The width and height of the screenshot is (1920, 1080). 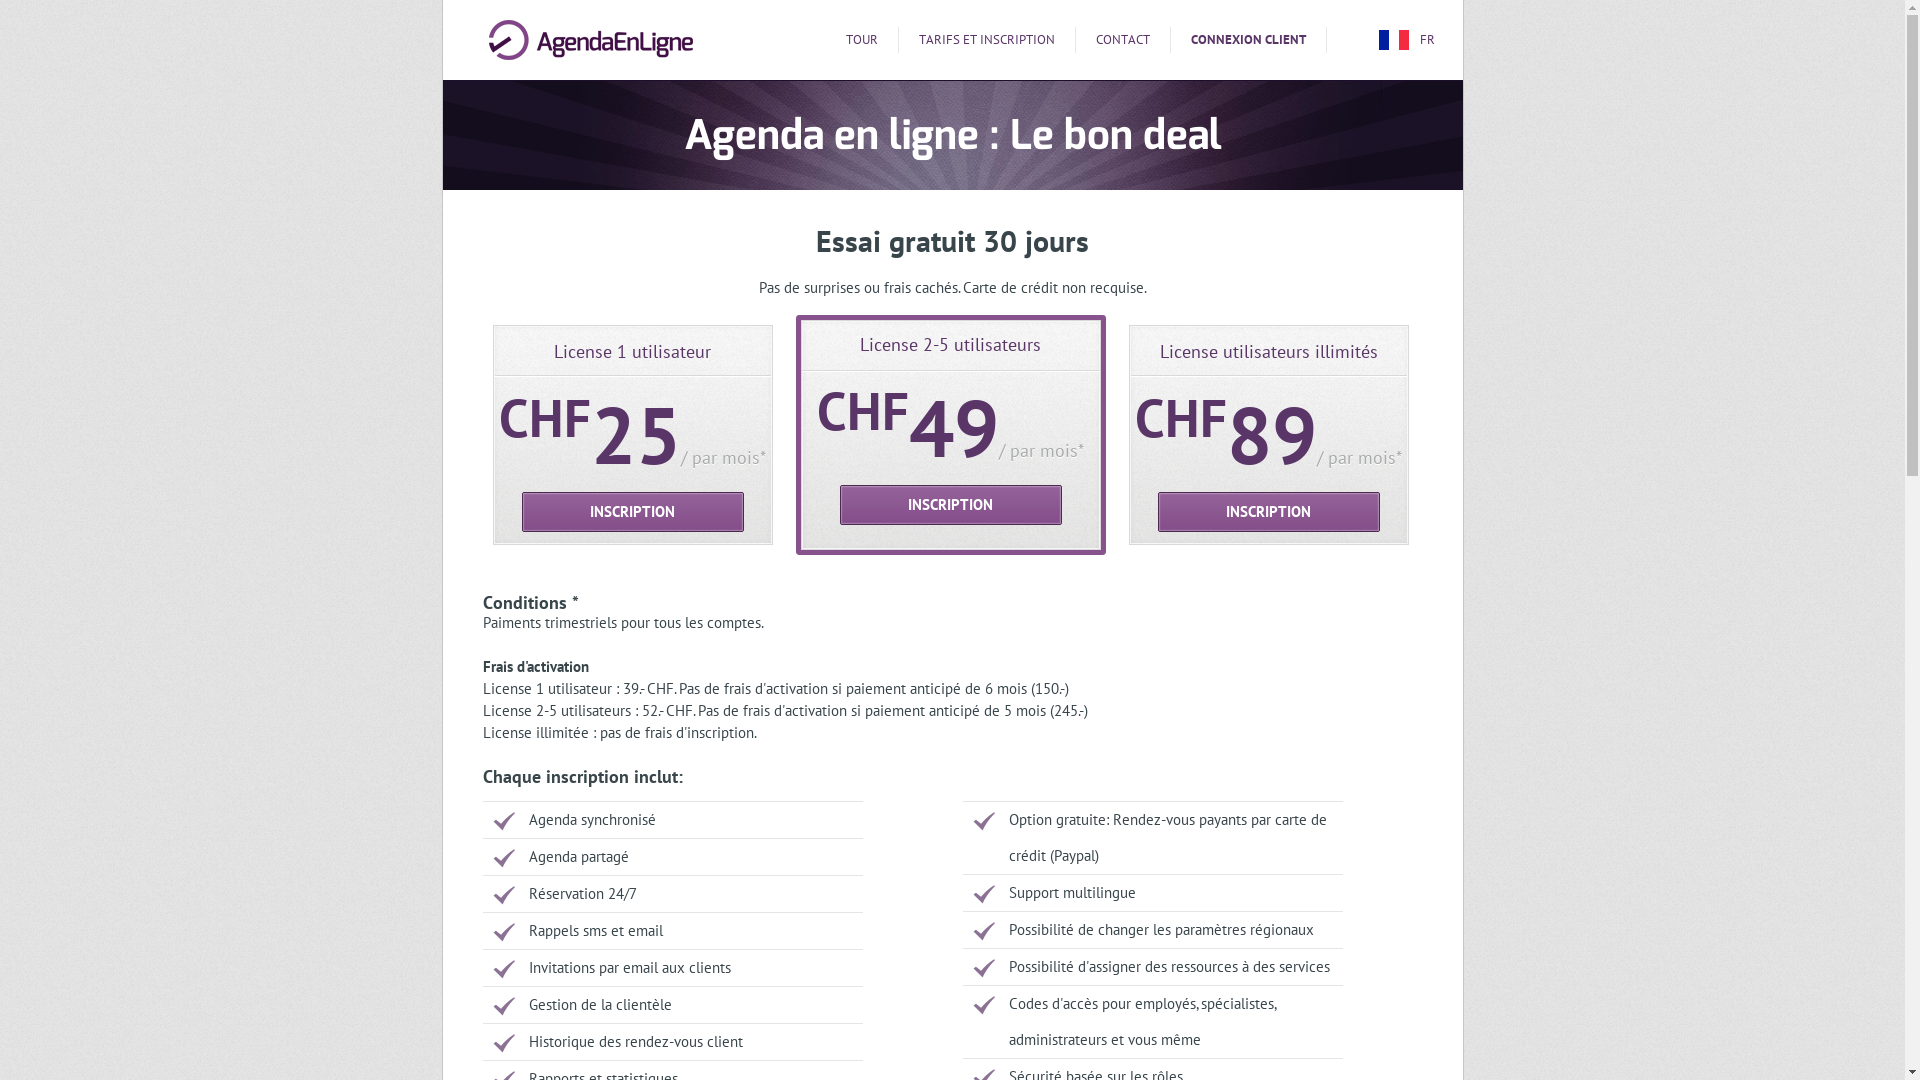 I want to click on 'TARIFS ET INSCRIPTION', so click(x=986, y=39).